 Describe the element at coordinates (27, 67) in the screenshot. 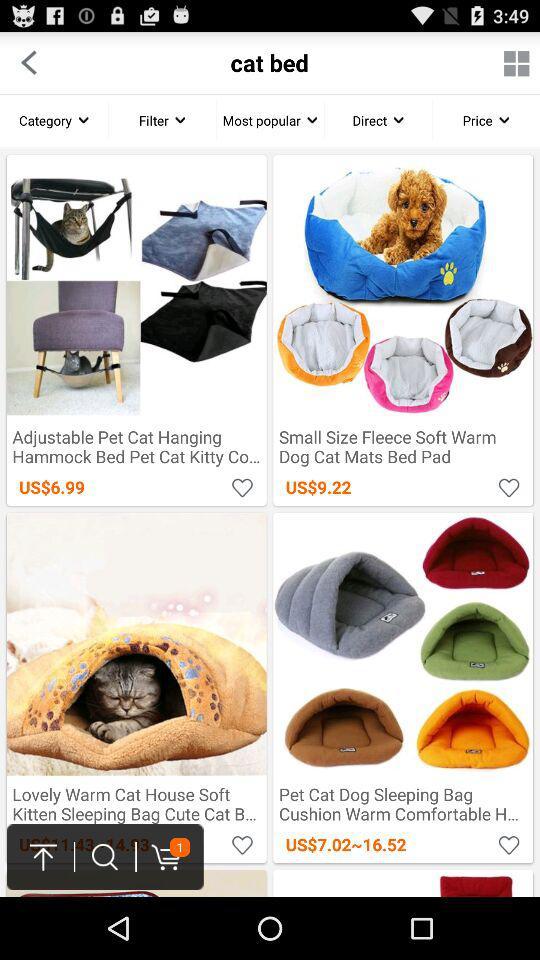

I see `the arrow_backward icon` at that location.